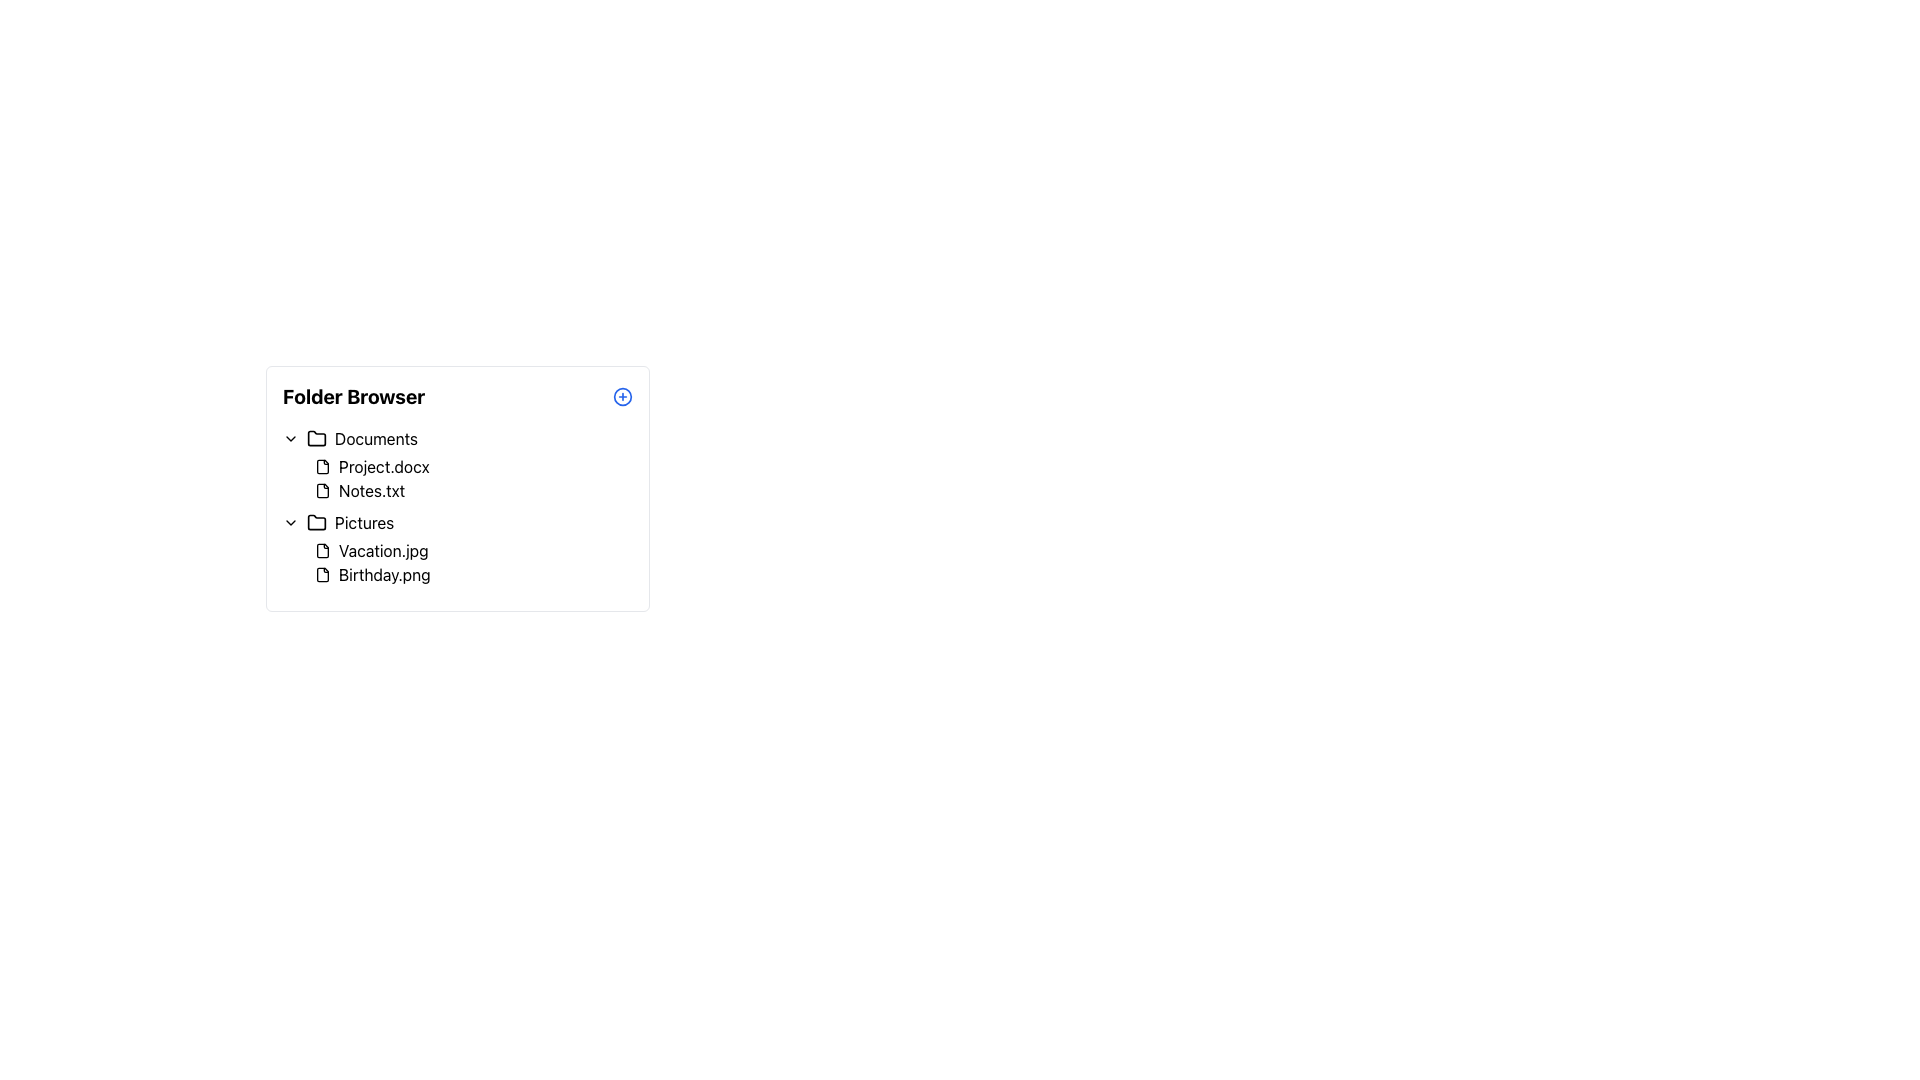 The image size is (1920, 1080). Describe the element at coordinates (456, 438) in the screenshot. I see `the 'Documents' folder entry in the file directory browser` at that location.